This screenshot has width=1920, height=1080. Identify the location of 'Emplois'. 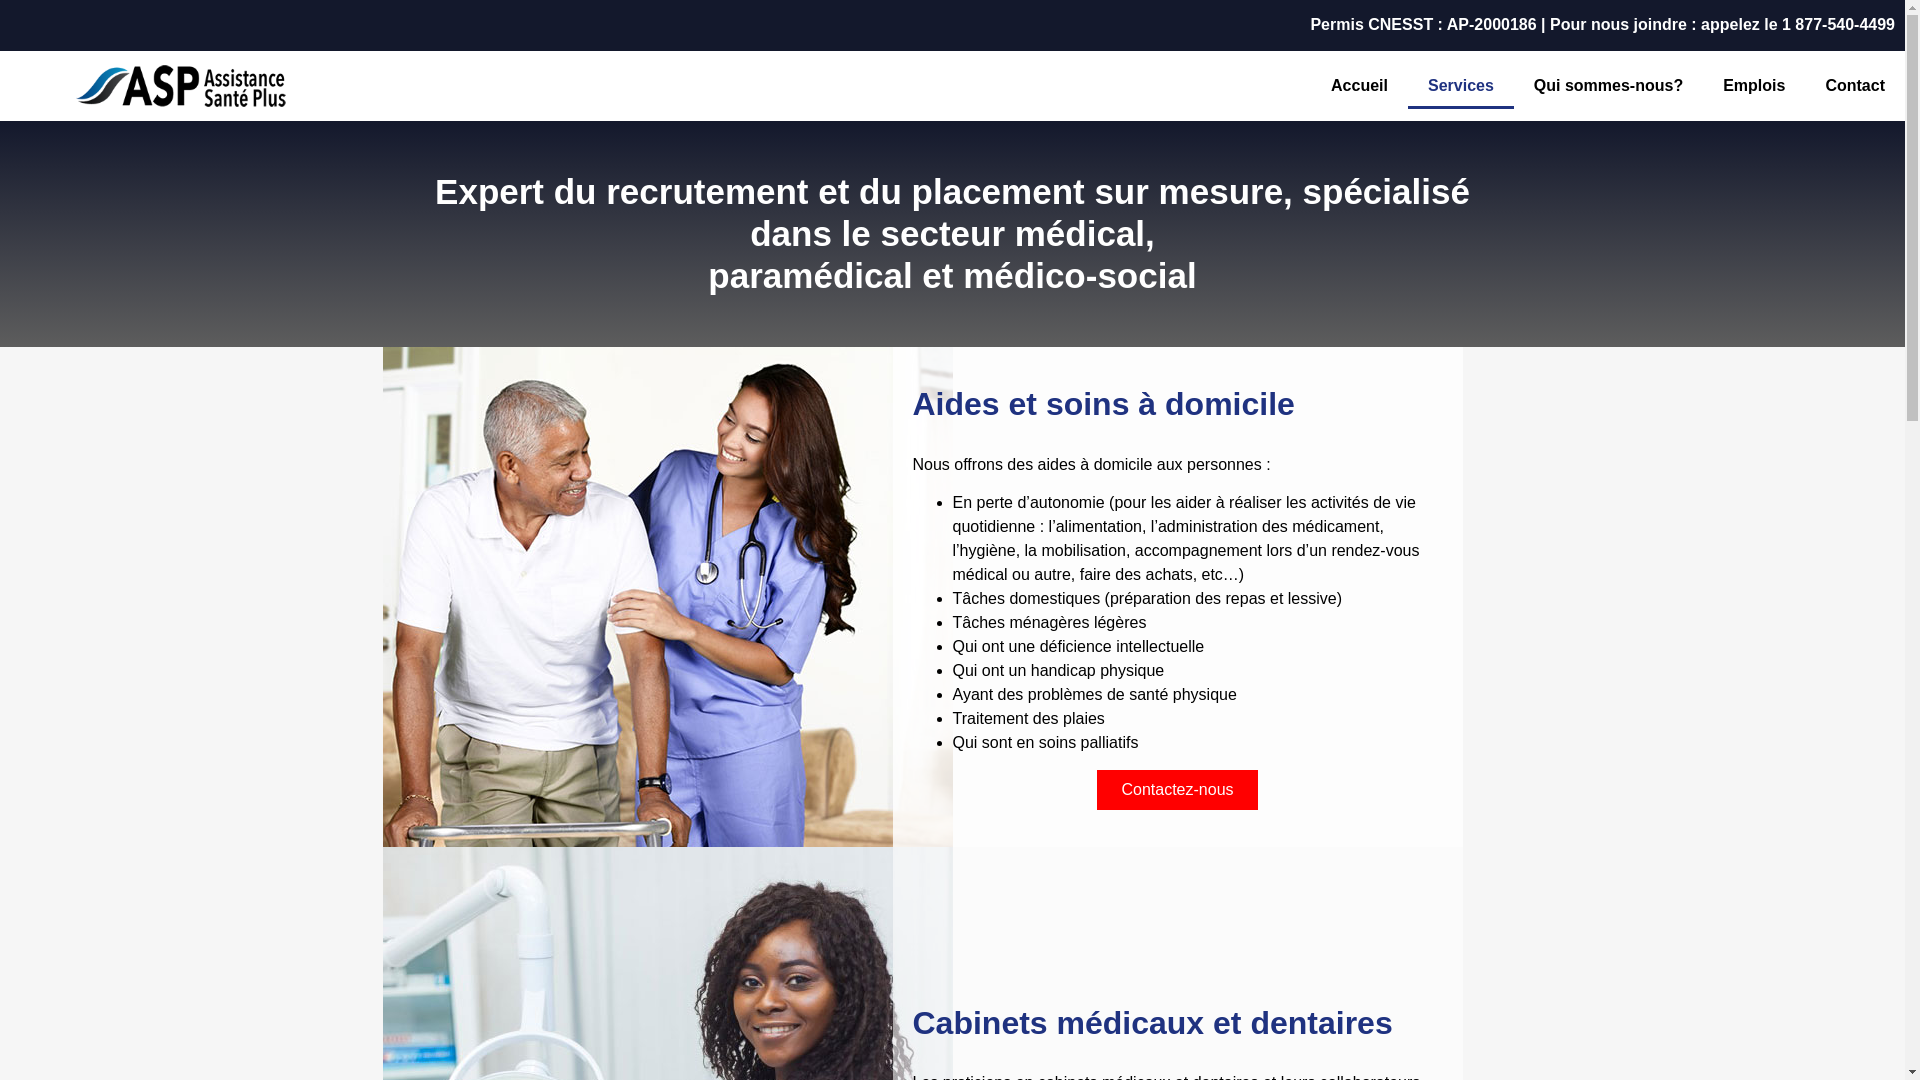
(1752, 84).